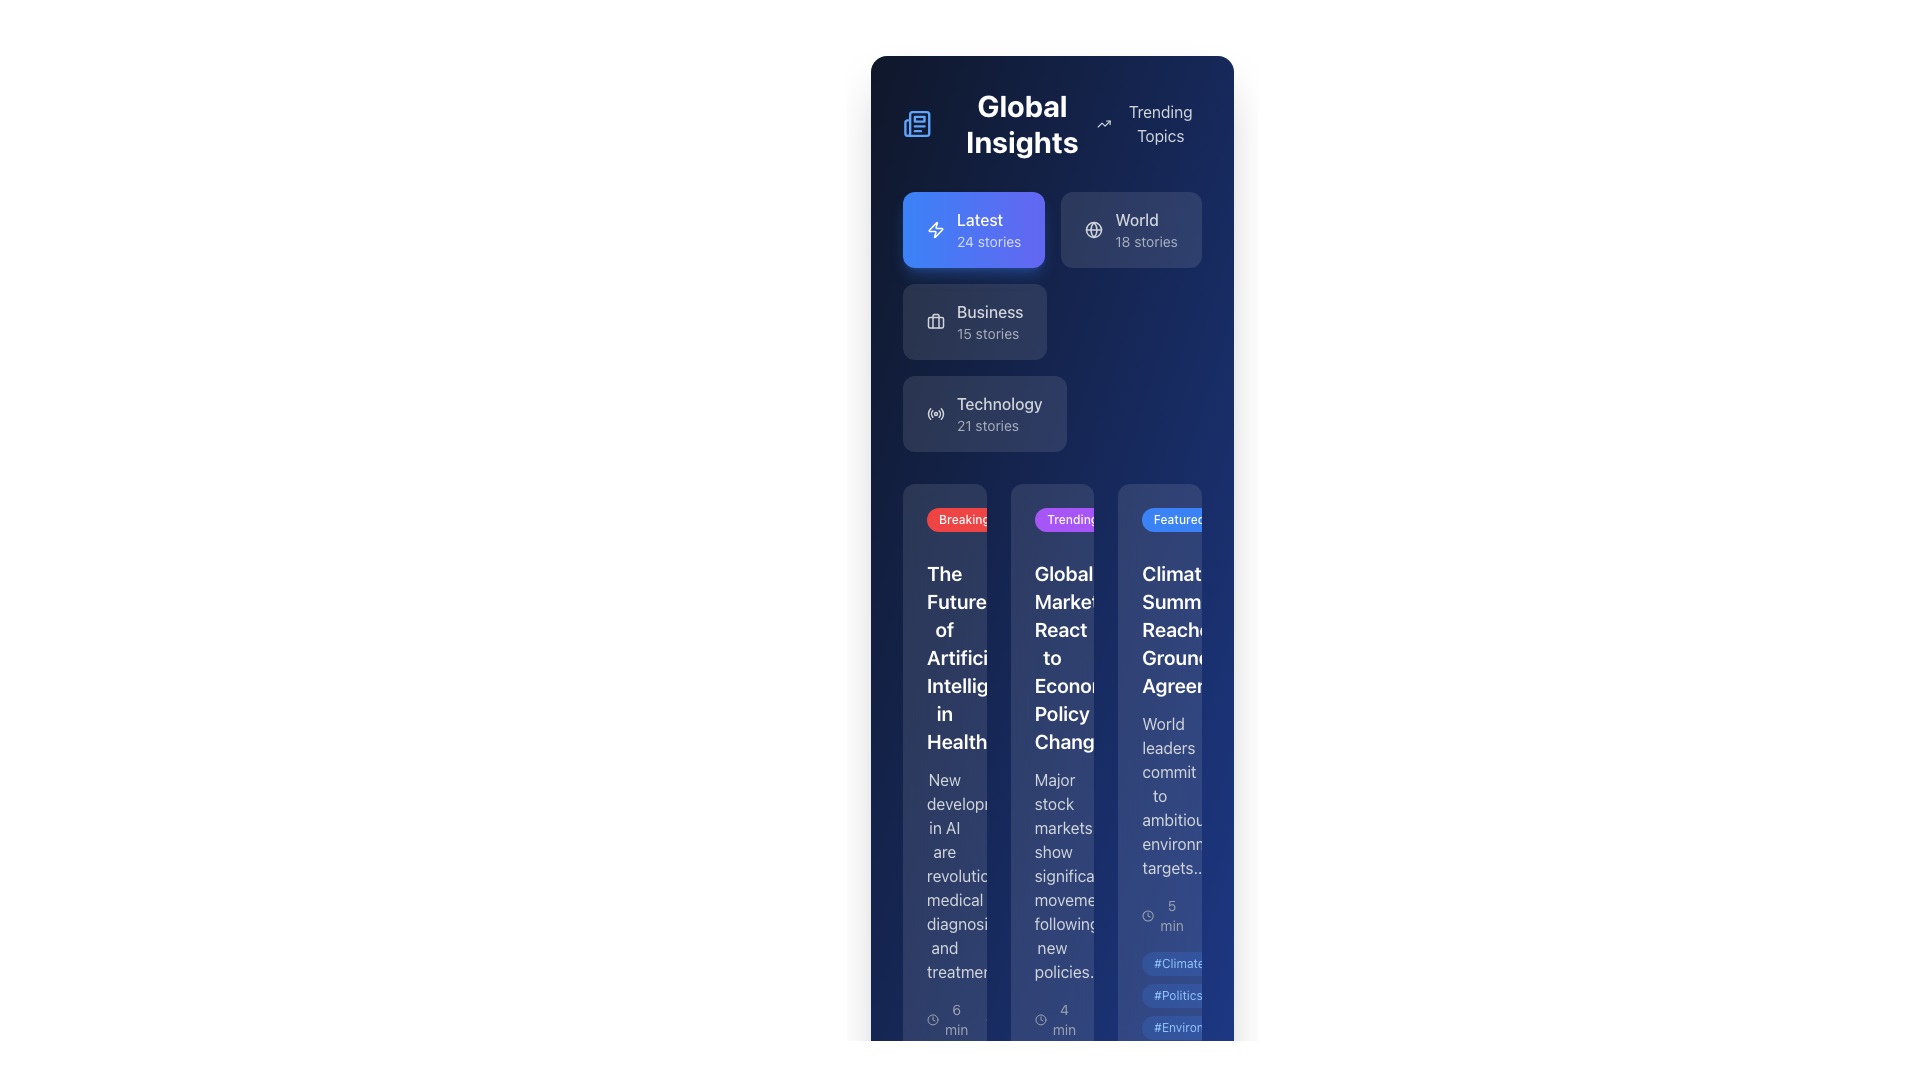 This screenshot has height=1080, width=1920. I want to click on 'Trending' tag, which is a small pill-shaped label with white text on a purple background, located at the top of the second column in a multi-column layout, so click(1071, 519).